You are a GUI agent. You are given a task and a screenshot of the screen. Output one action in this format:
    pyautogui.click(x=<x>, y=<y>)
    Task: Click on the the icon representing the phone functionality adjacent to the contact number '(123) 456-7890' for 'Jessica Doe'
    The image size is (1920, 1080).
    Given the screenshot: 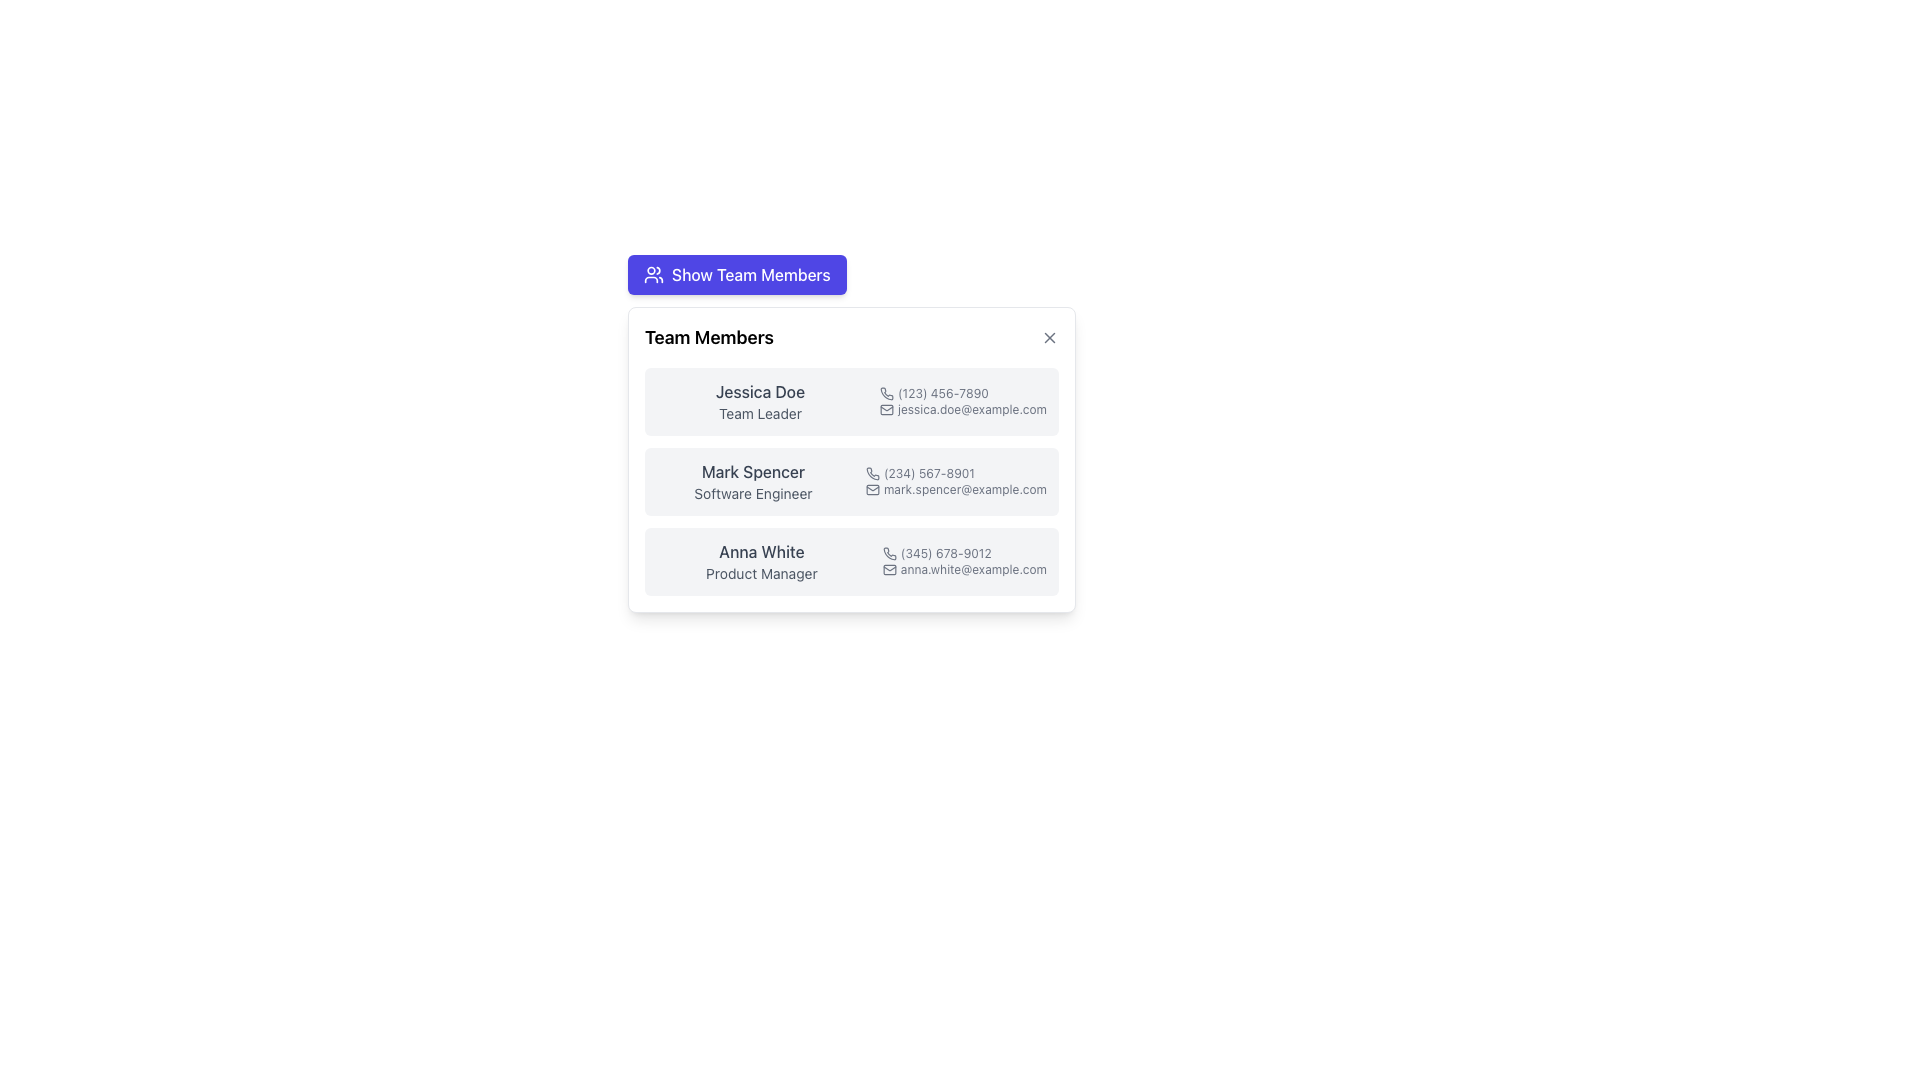 What is the action you would take?
    pyautogui.click(x=886, y=393)
    